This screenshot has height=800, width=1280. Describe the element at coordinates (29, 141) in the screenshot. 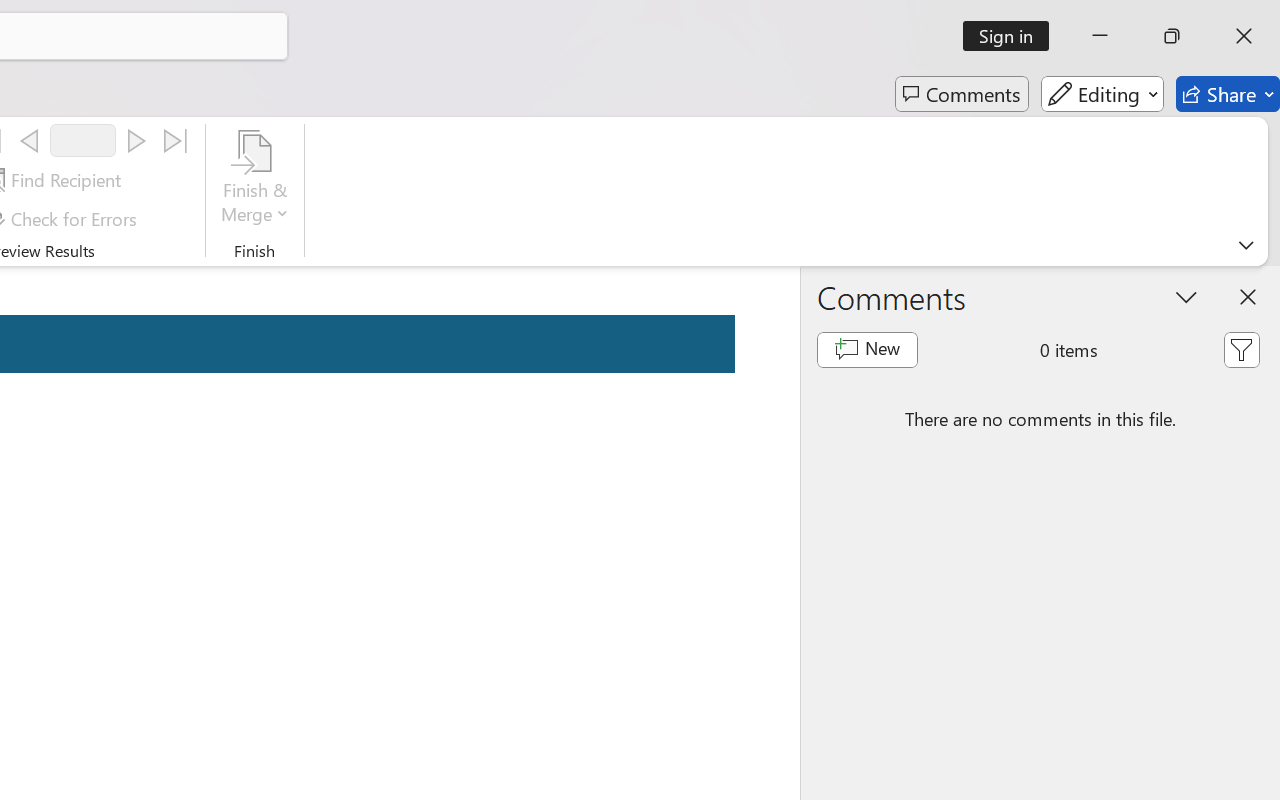

I see `'Previous'` at that location.